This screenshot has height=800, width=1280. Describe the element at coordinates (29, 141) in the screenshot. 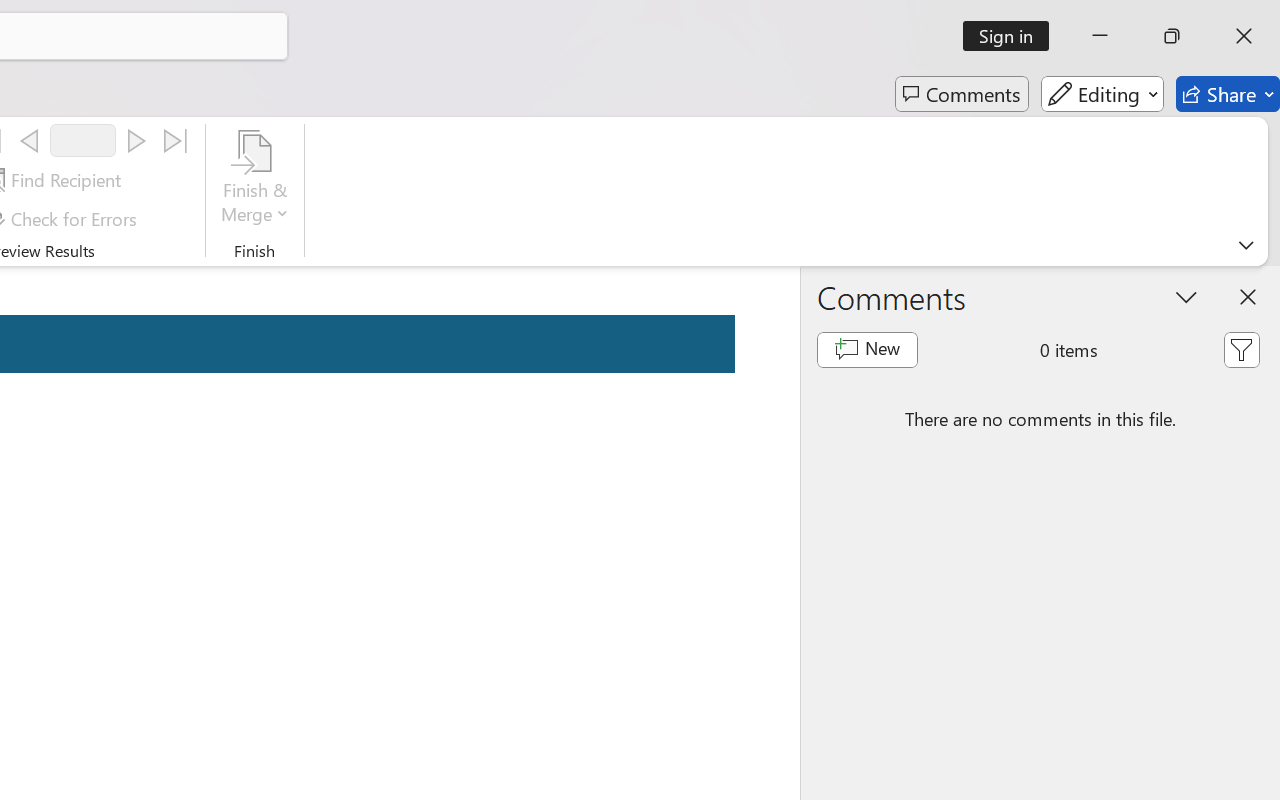

I see `'Previous'` at that location.